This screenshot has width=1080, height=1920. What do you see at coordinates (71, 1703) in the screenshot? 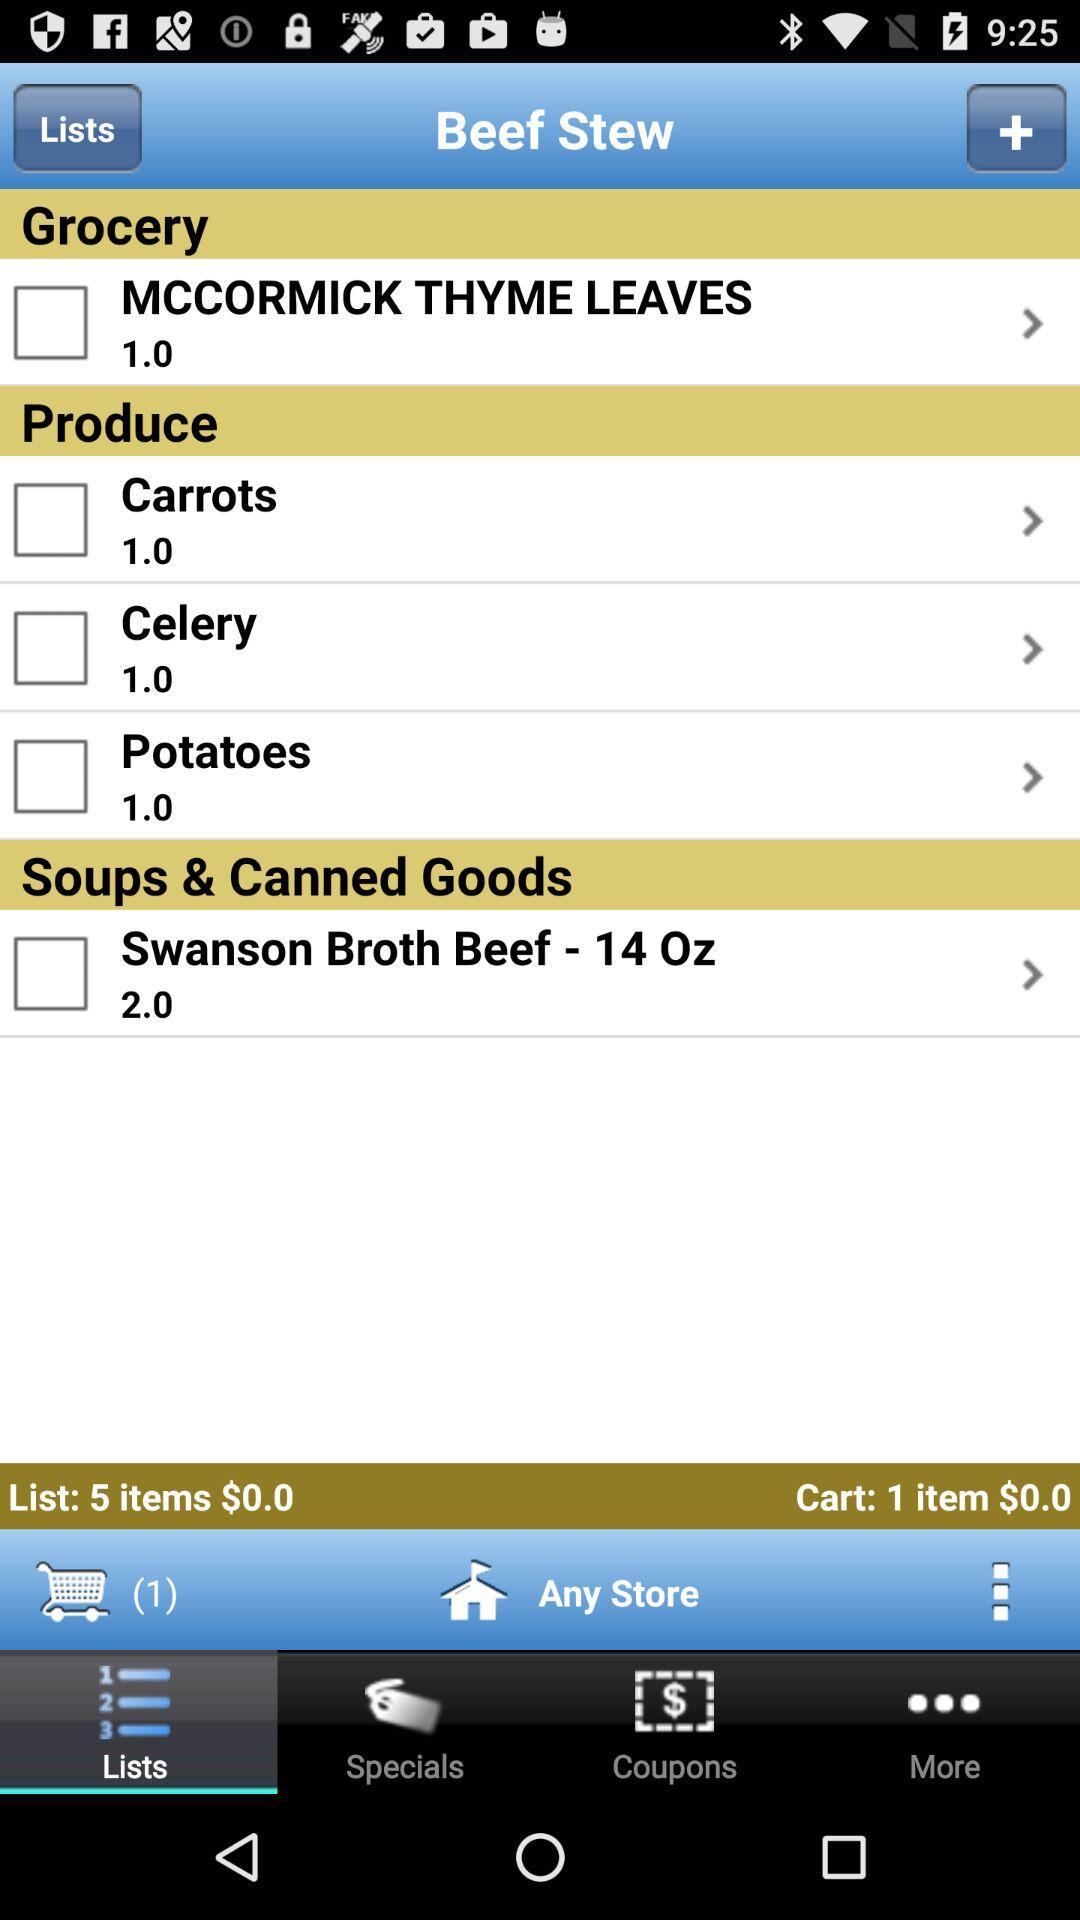
I see `the cart icon` at bounding box center [71, 1703].